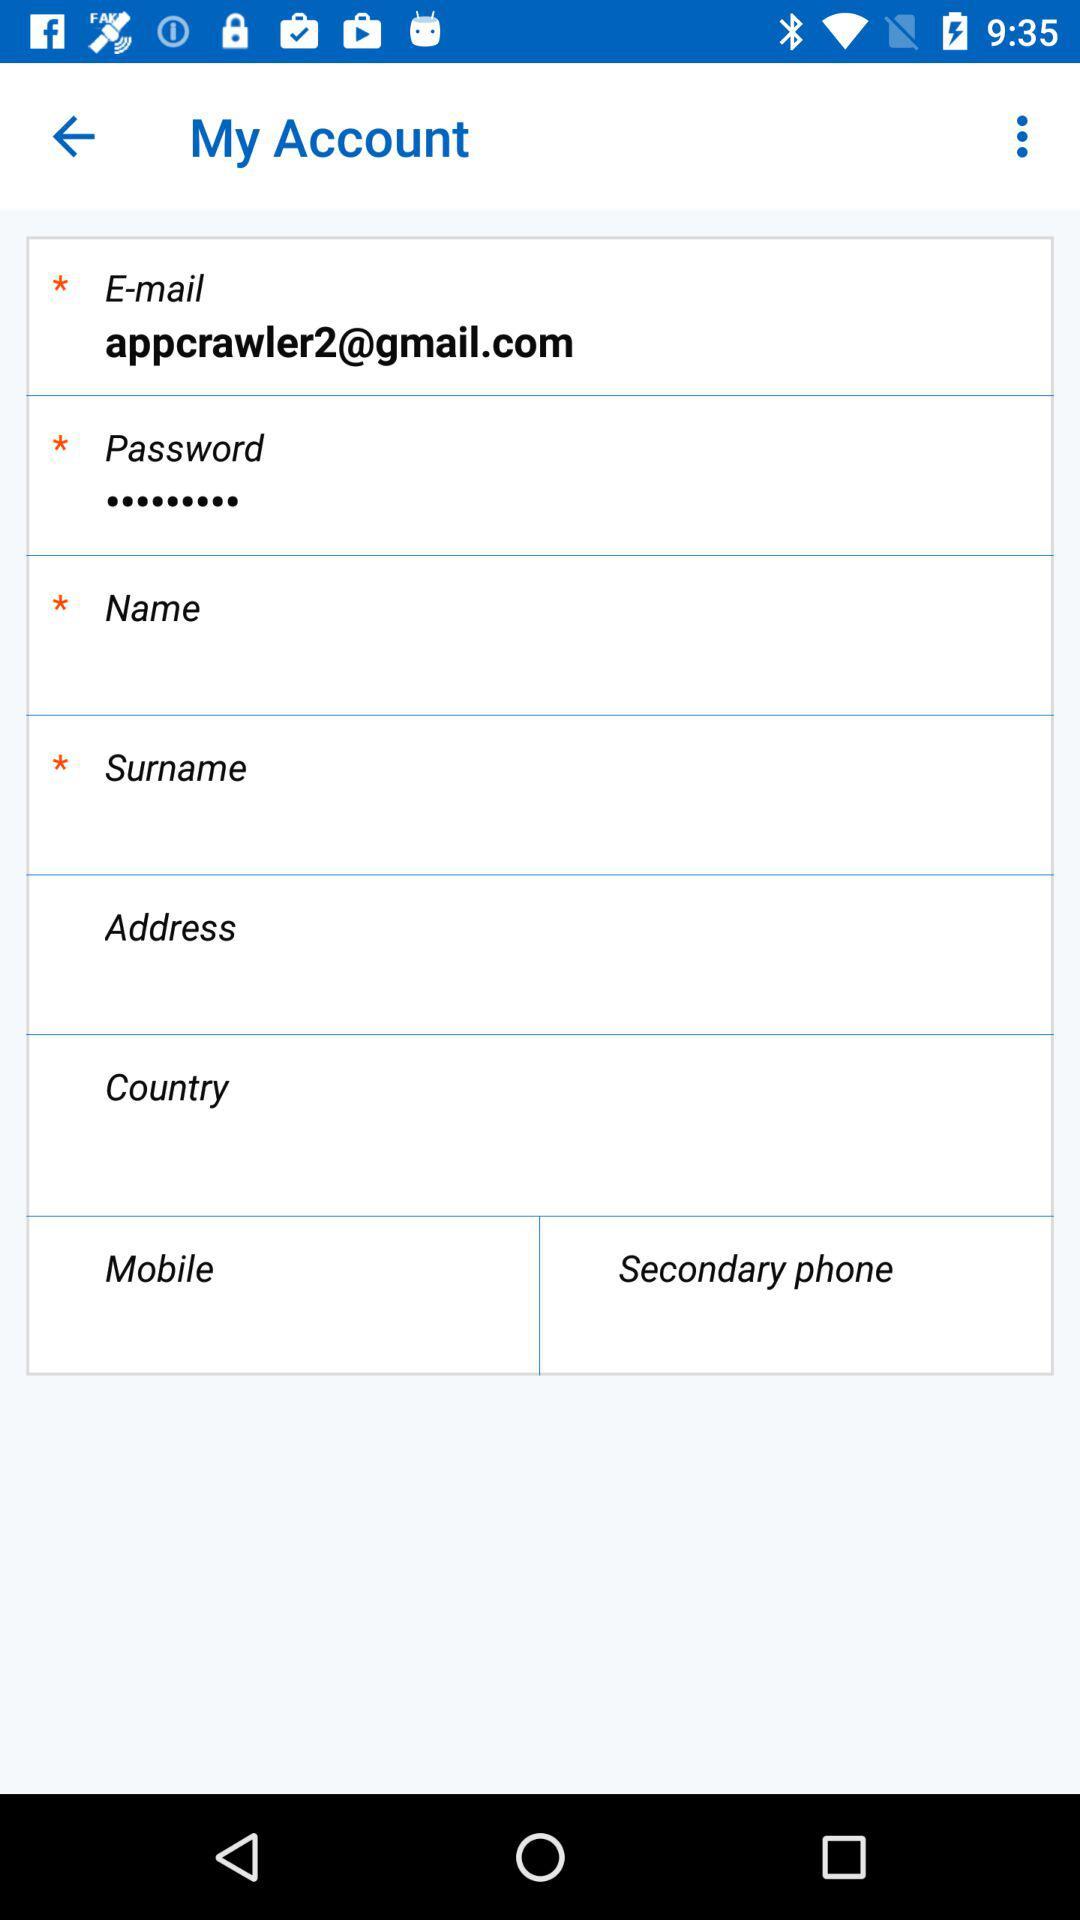 The image size is (1080, 1920). I want to click on the crowd3116, so click(540, 500).